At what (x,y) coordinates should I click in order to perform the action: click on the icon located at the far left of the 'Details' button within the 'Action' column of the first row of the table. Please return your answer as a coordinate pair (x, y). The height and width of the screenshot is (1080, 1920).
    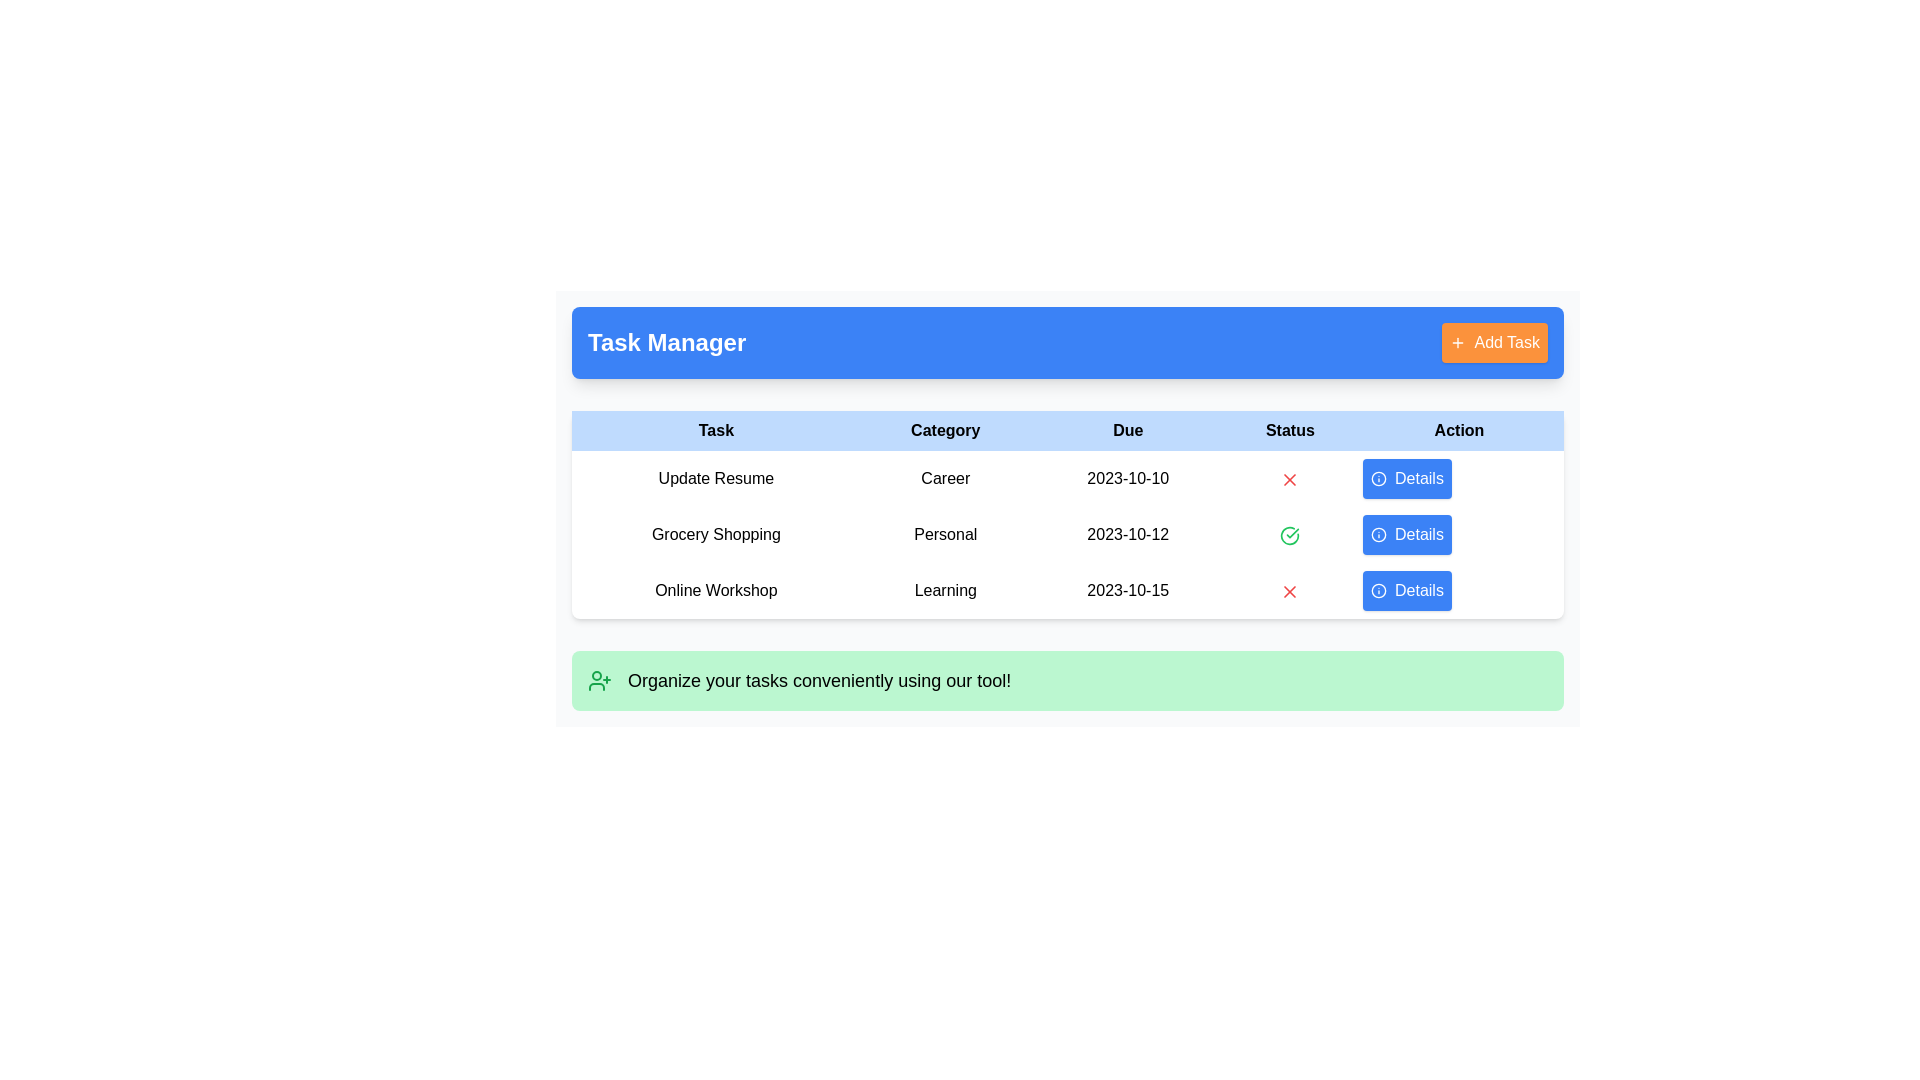
    Looking at the image, I should click on (1377, 478).